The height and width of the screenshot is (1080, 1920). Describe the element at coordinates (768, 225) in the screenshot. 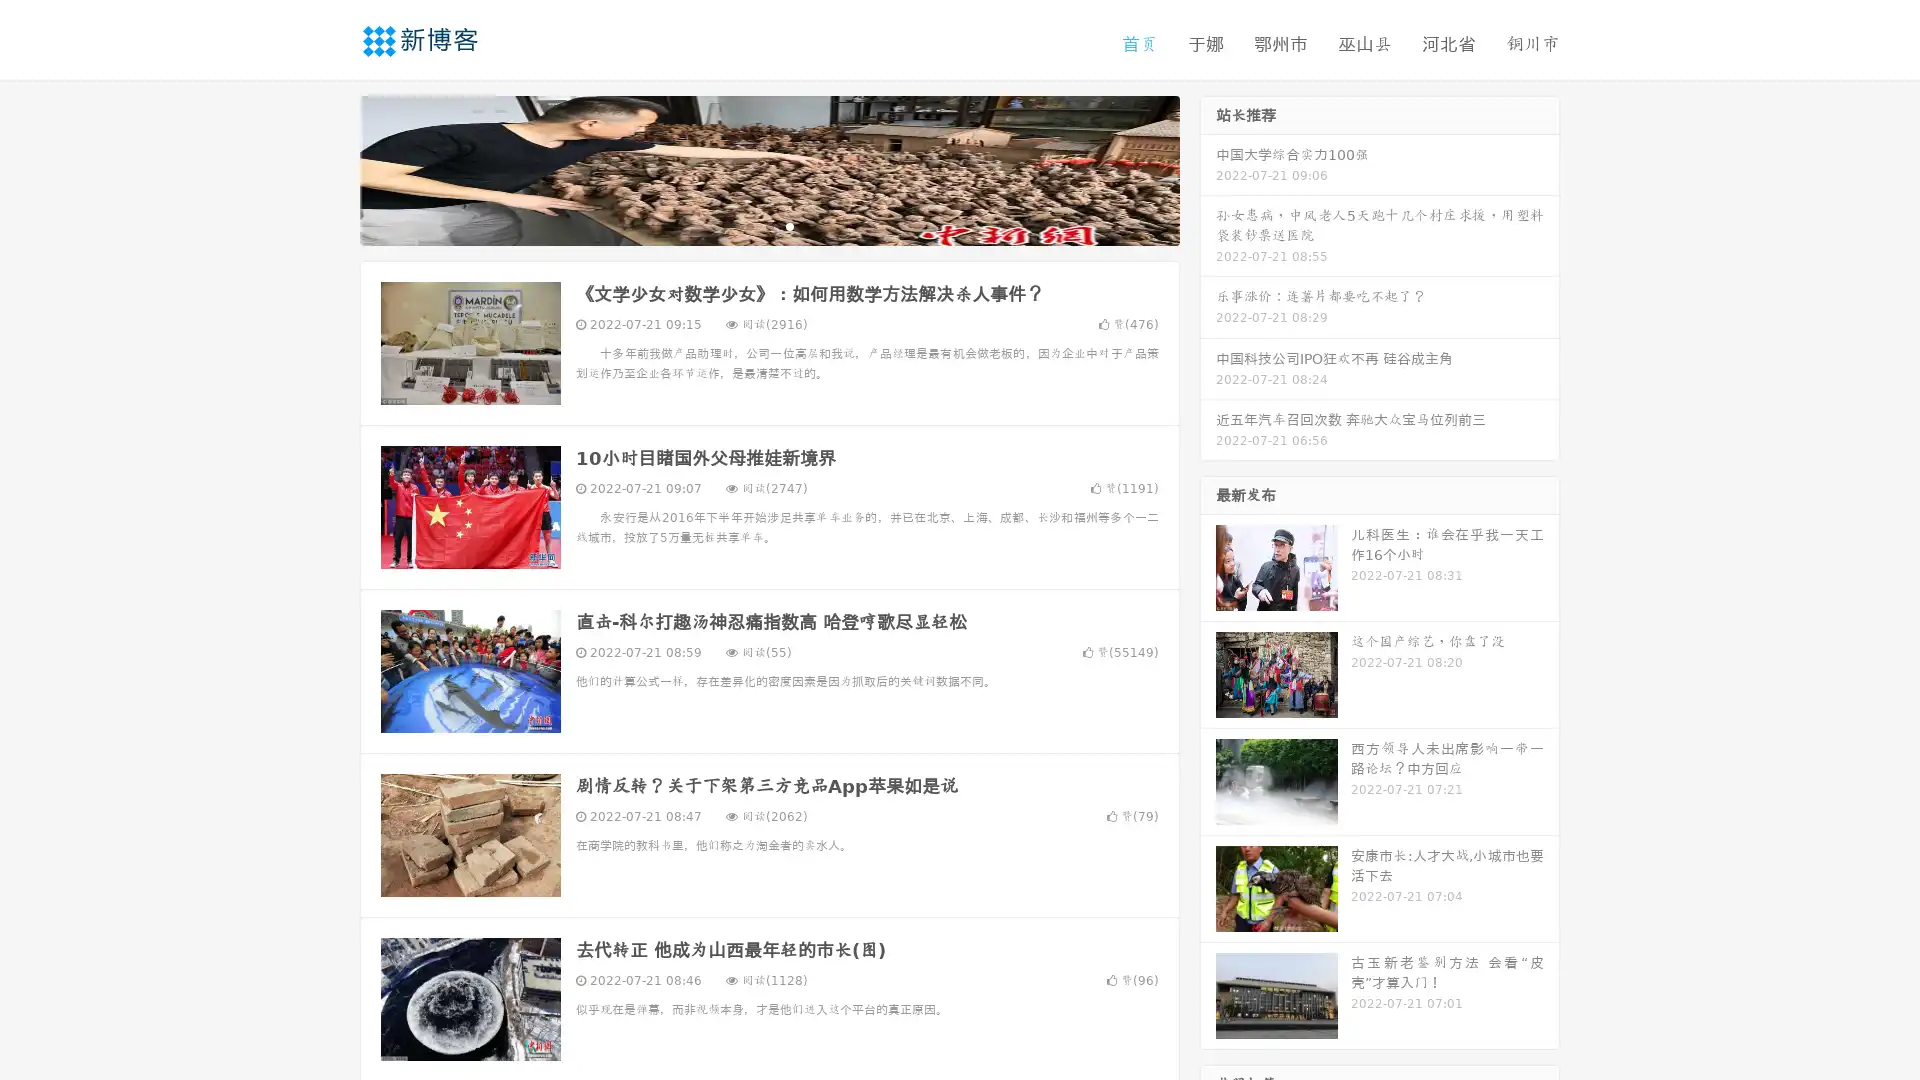

I see `Go to slide 2` at that location.